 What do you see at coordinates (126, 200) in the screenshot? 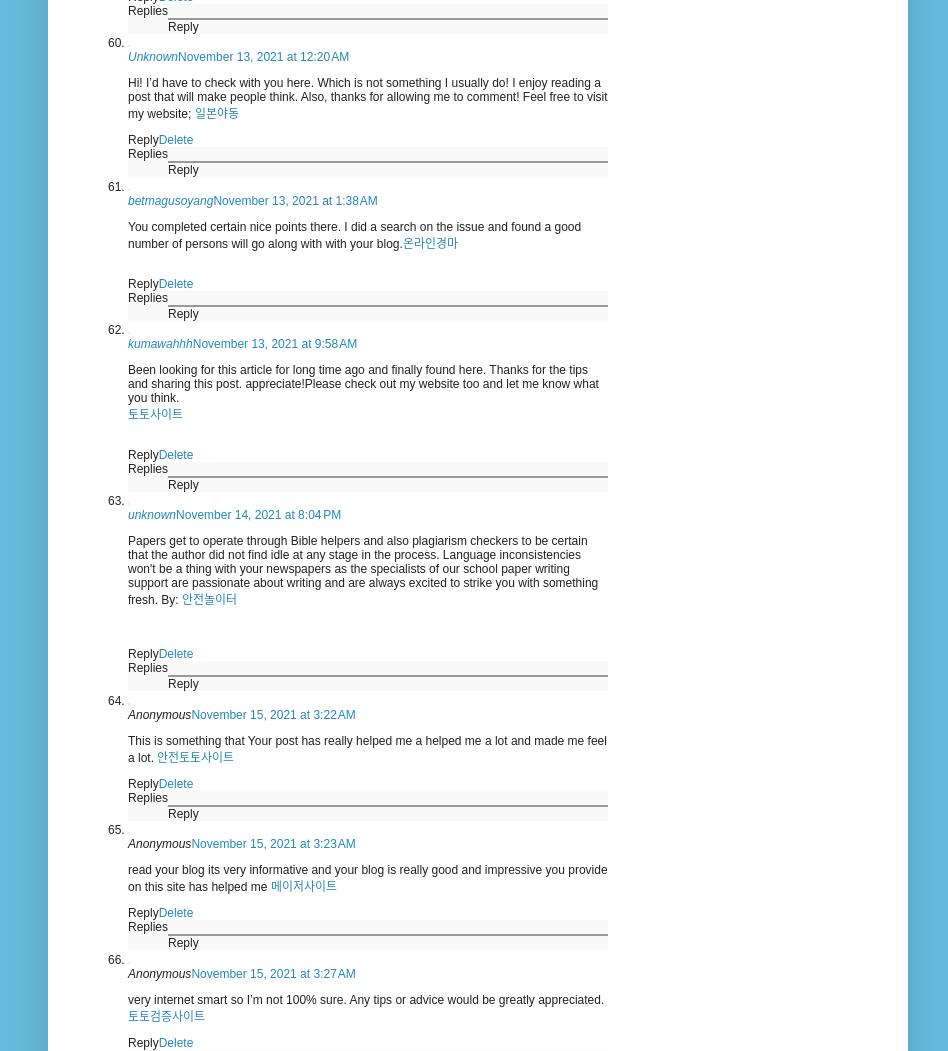
I see `'betmagusoyang'` at bounding box center [126, 200].